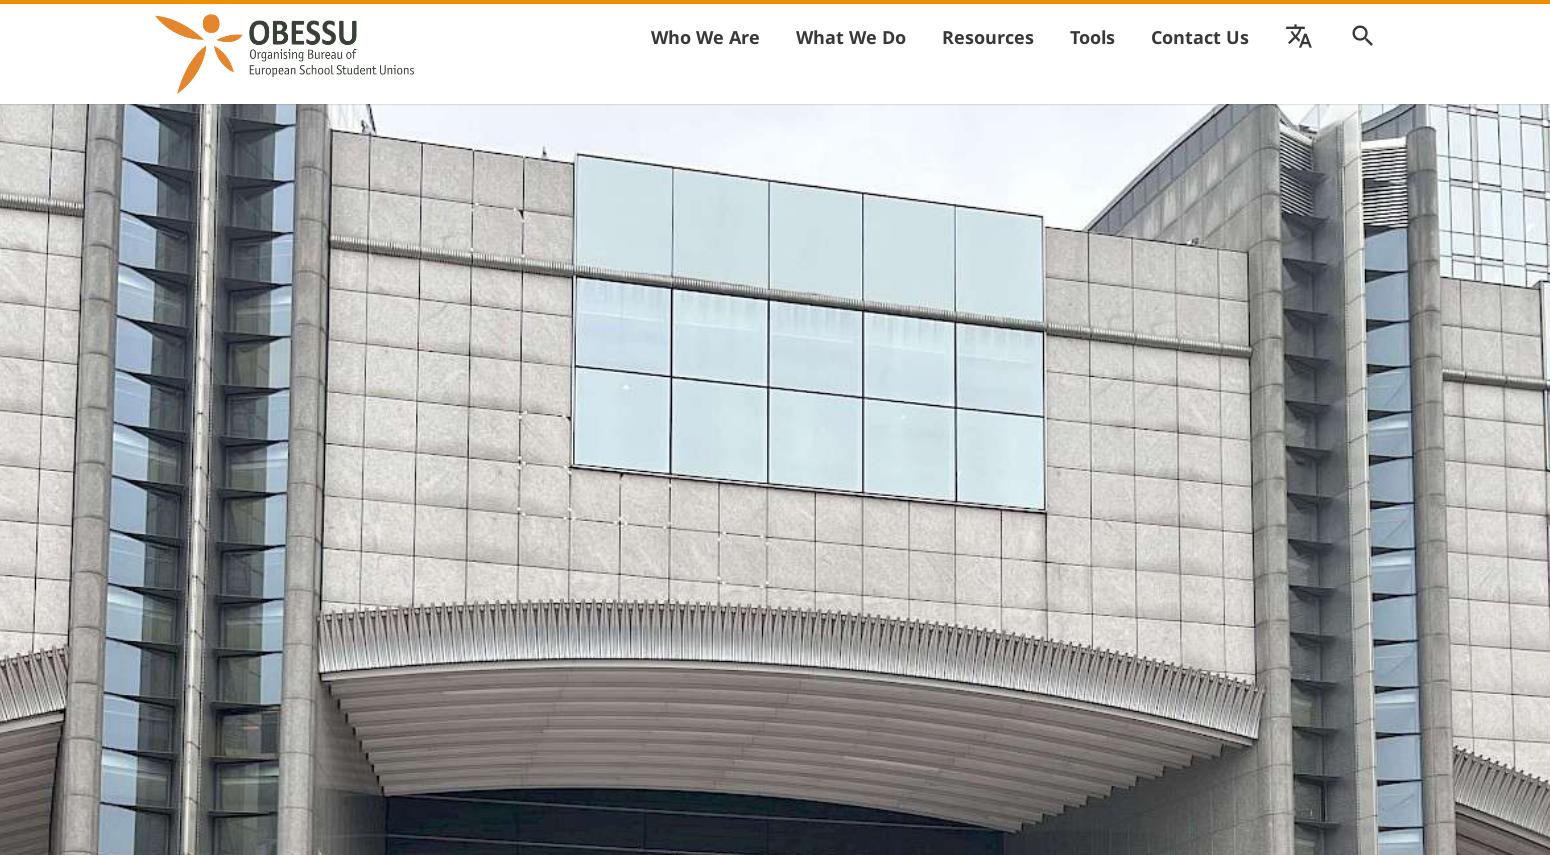  Describe the element at coordinates (1166, 81) in the screenshot. I see `'Documents'` at that location.